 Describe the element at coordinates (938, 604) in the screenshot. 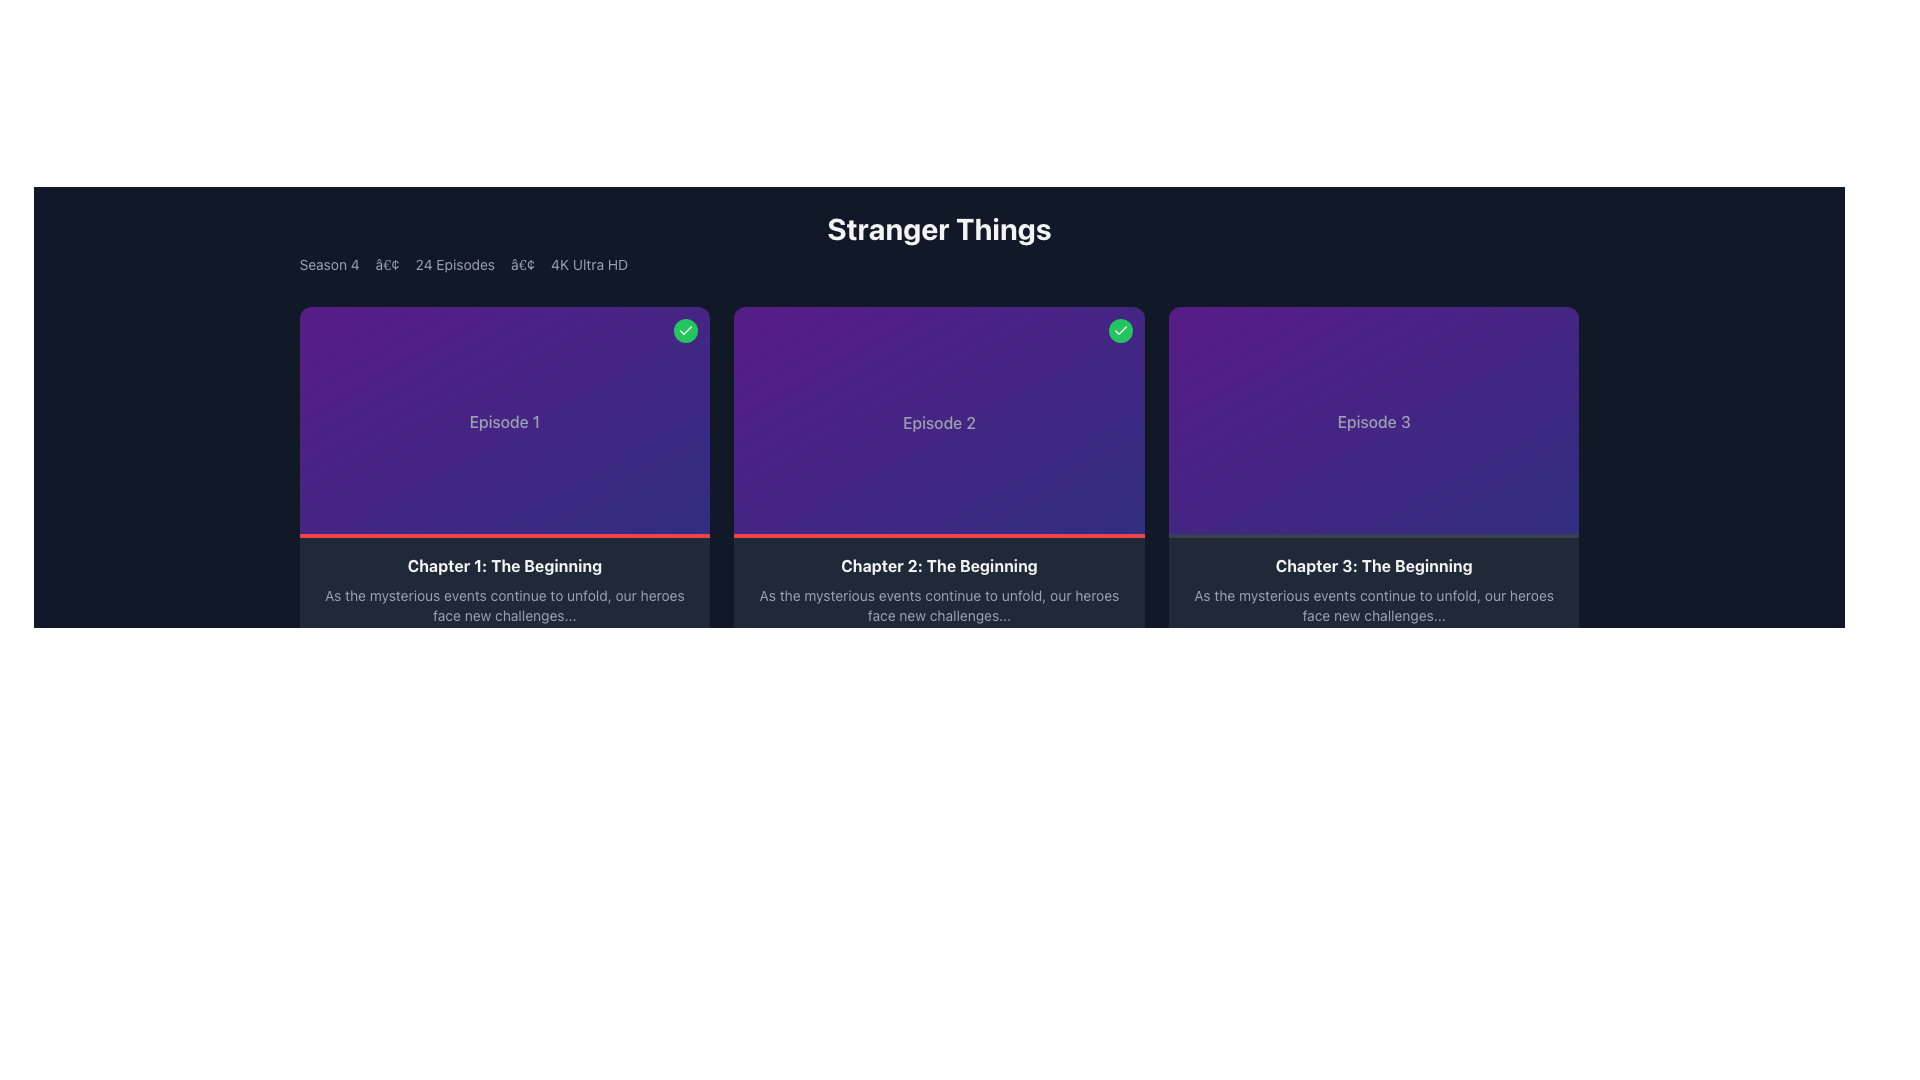

I see `the text block displaying 'As the mysterious events continue to unfold, our heroes face new challenges...' located below the title 'Chapter 2: The Beginning' in the second episode card of the carousel layout` at that location.